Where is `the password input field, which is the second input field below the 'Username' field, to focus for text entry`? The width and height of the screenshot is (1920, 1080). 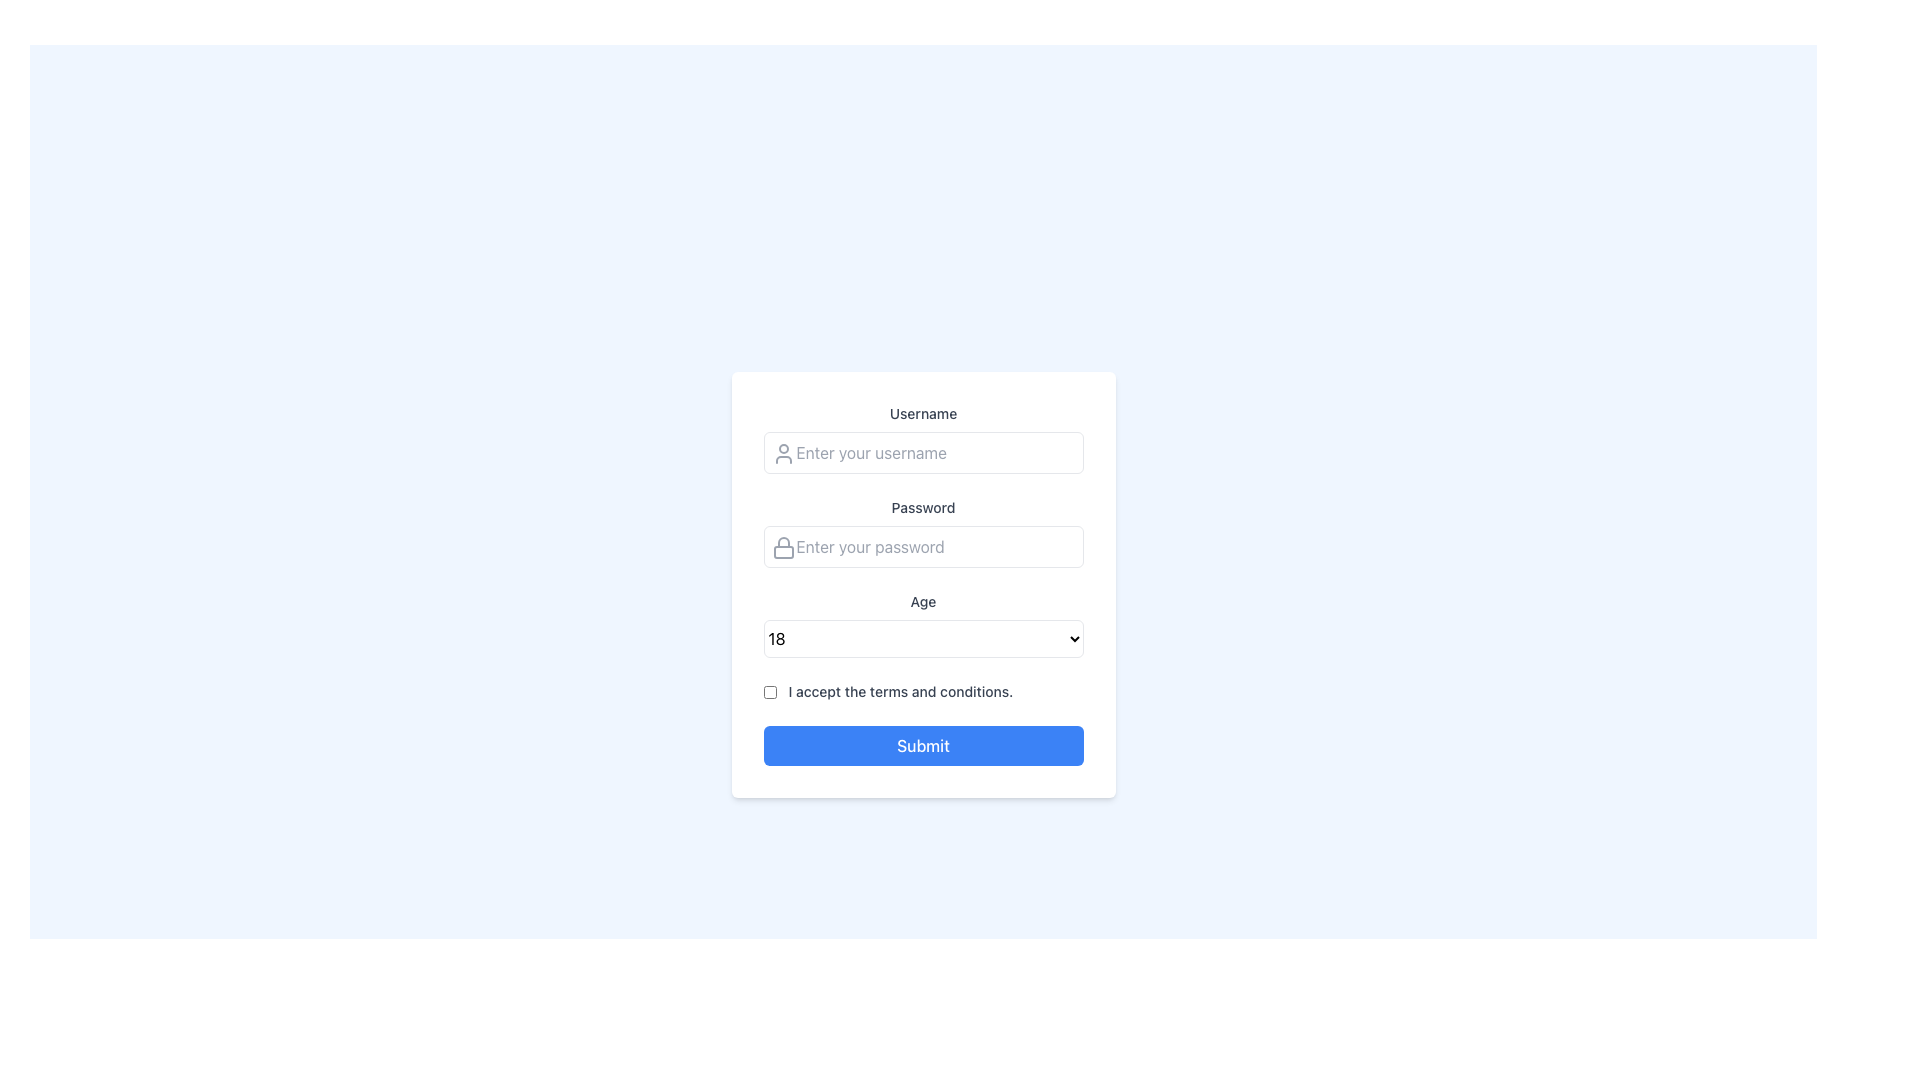
the password input field, which is the second input field below the 'Username' field, to focus for text entry is located at coordinates (922, 531).